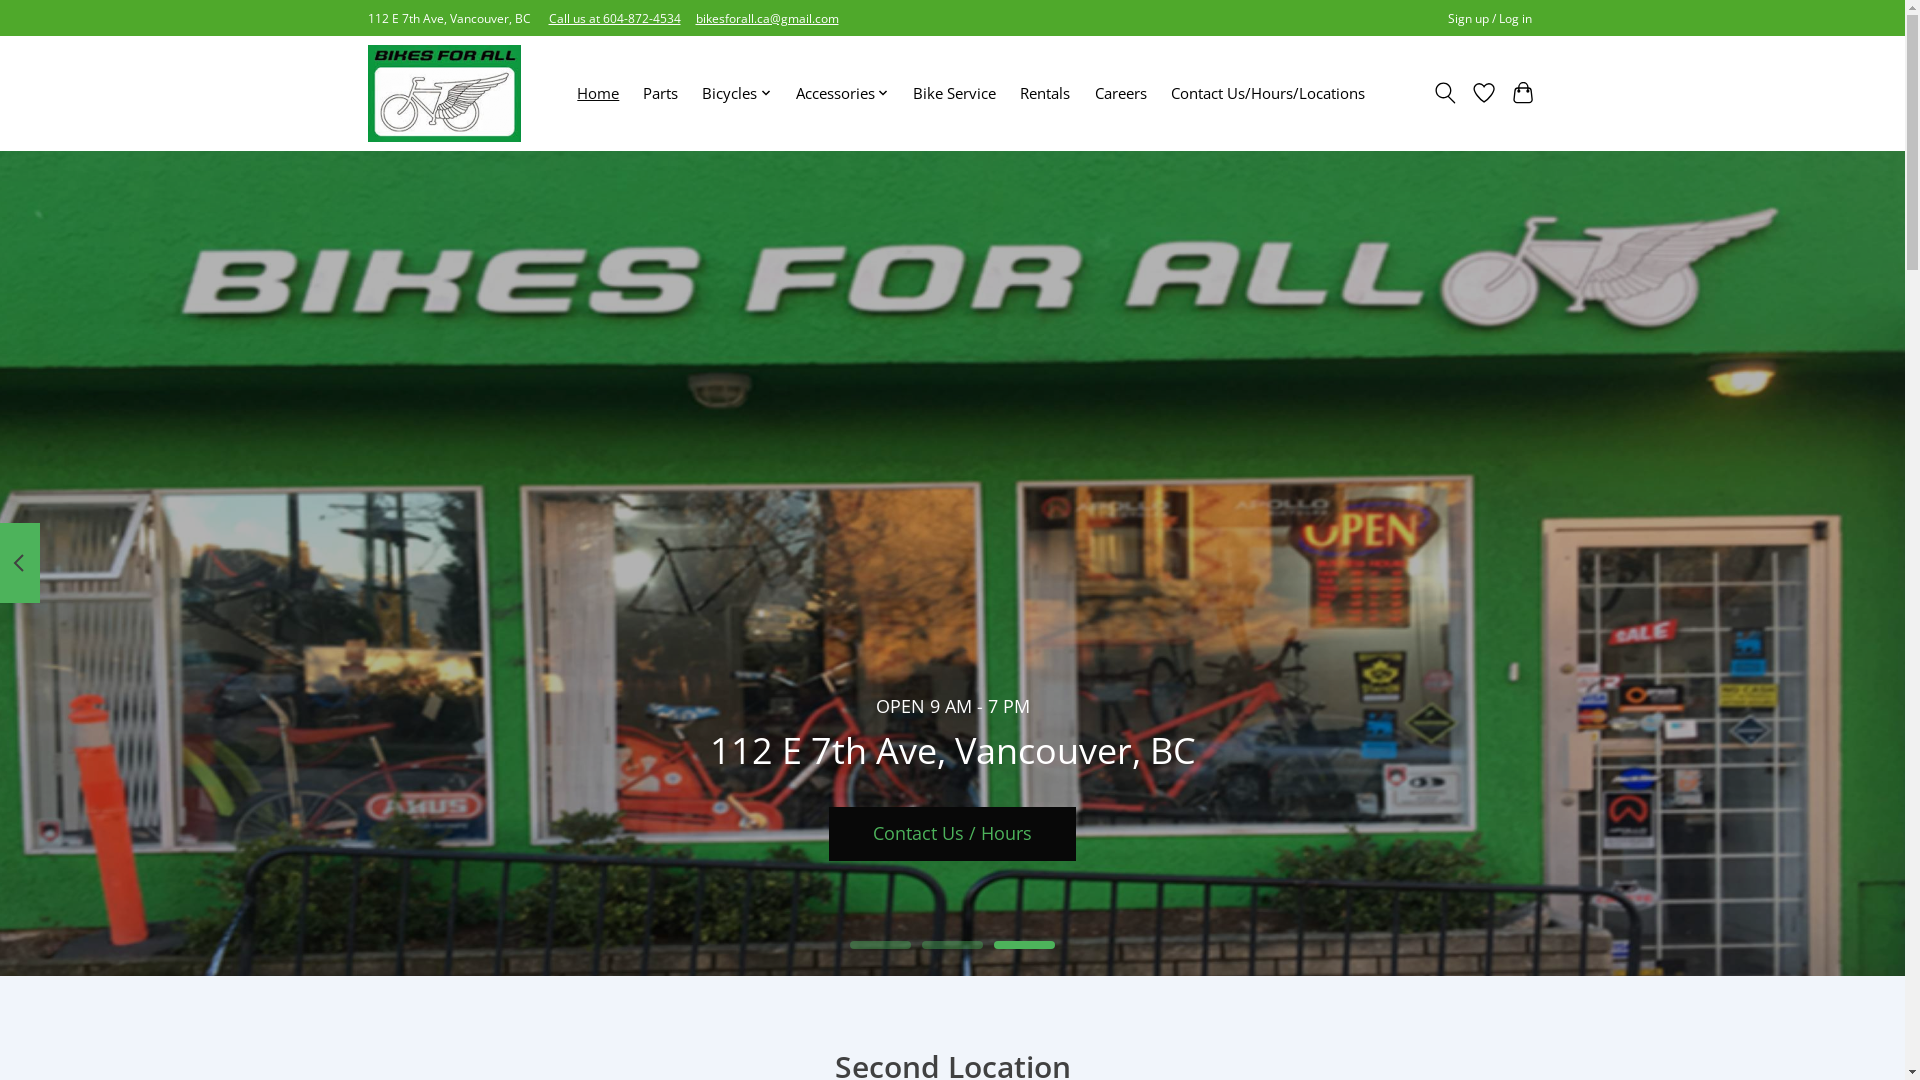 The height and width of the screenshot is (1080, 1920). What do you see at coordinates (953, 93) in the screenshot?
I see `'Bike Service'` at bounding box center [953, 93].